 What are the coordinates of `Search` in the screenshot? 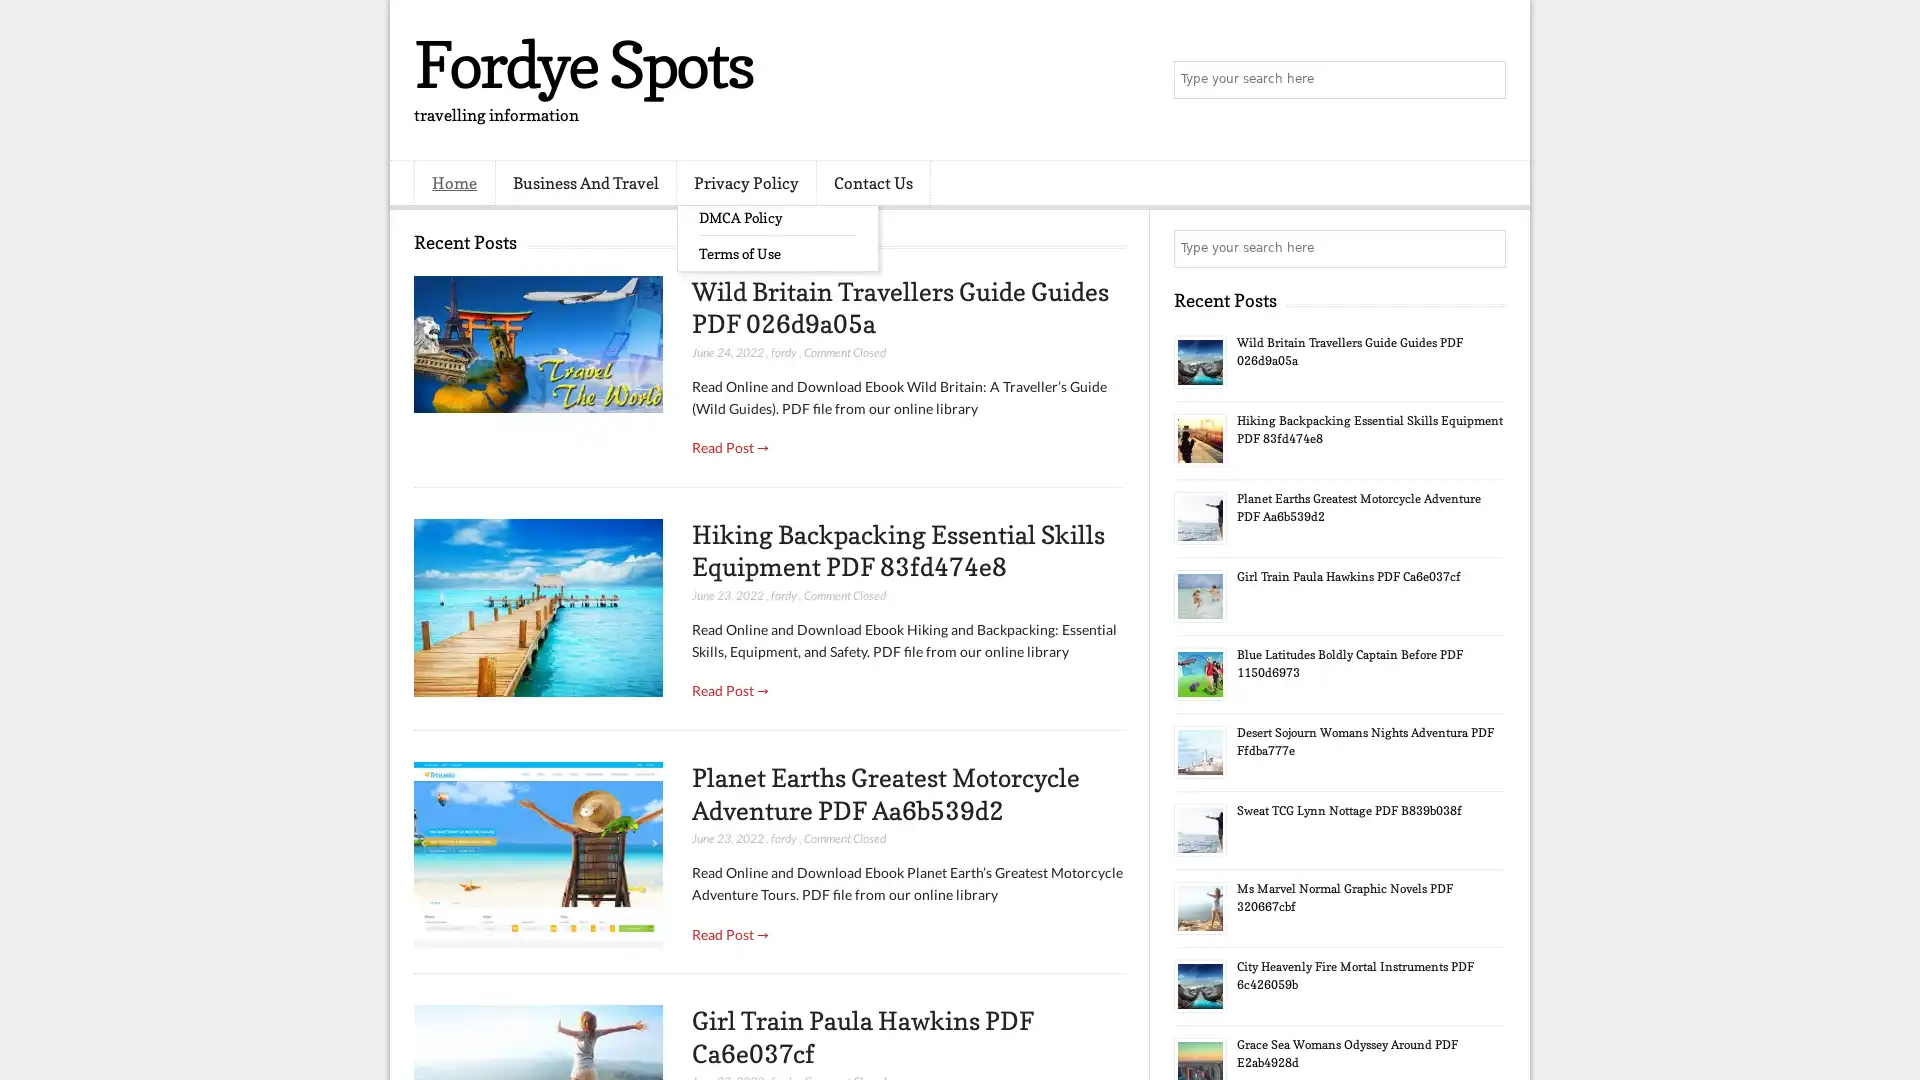 It's located at (1485, 80).